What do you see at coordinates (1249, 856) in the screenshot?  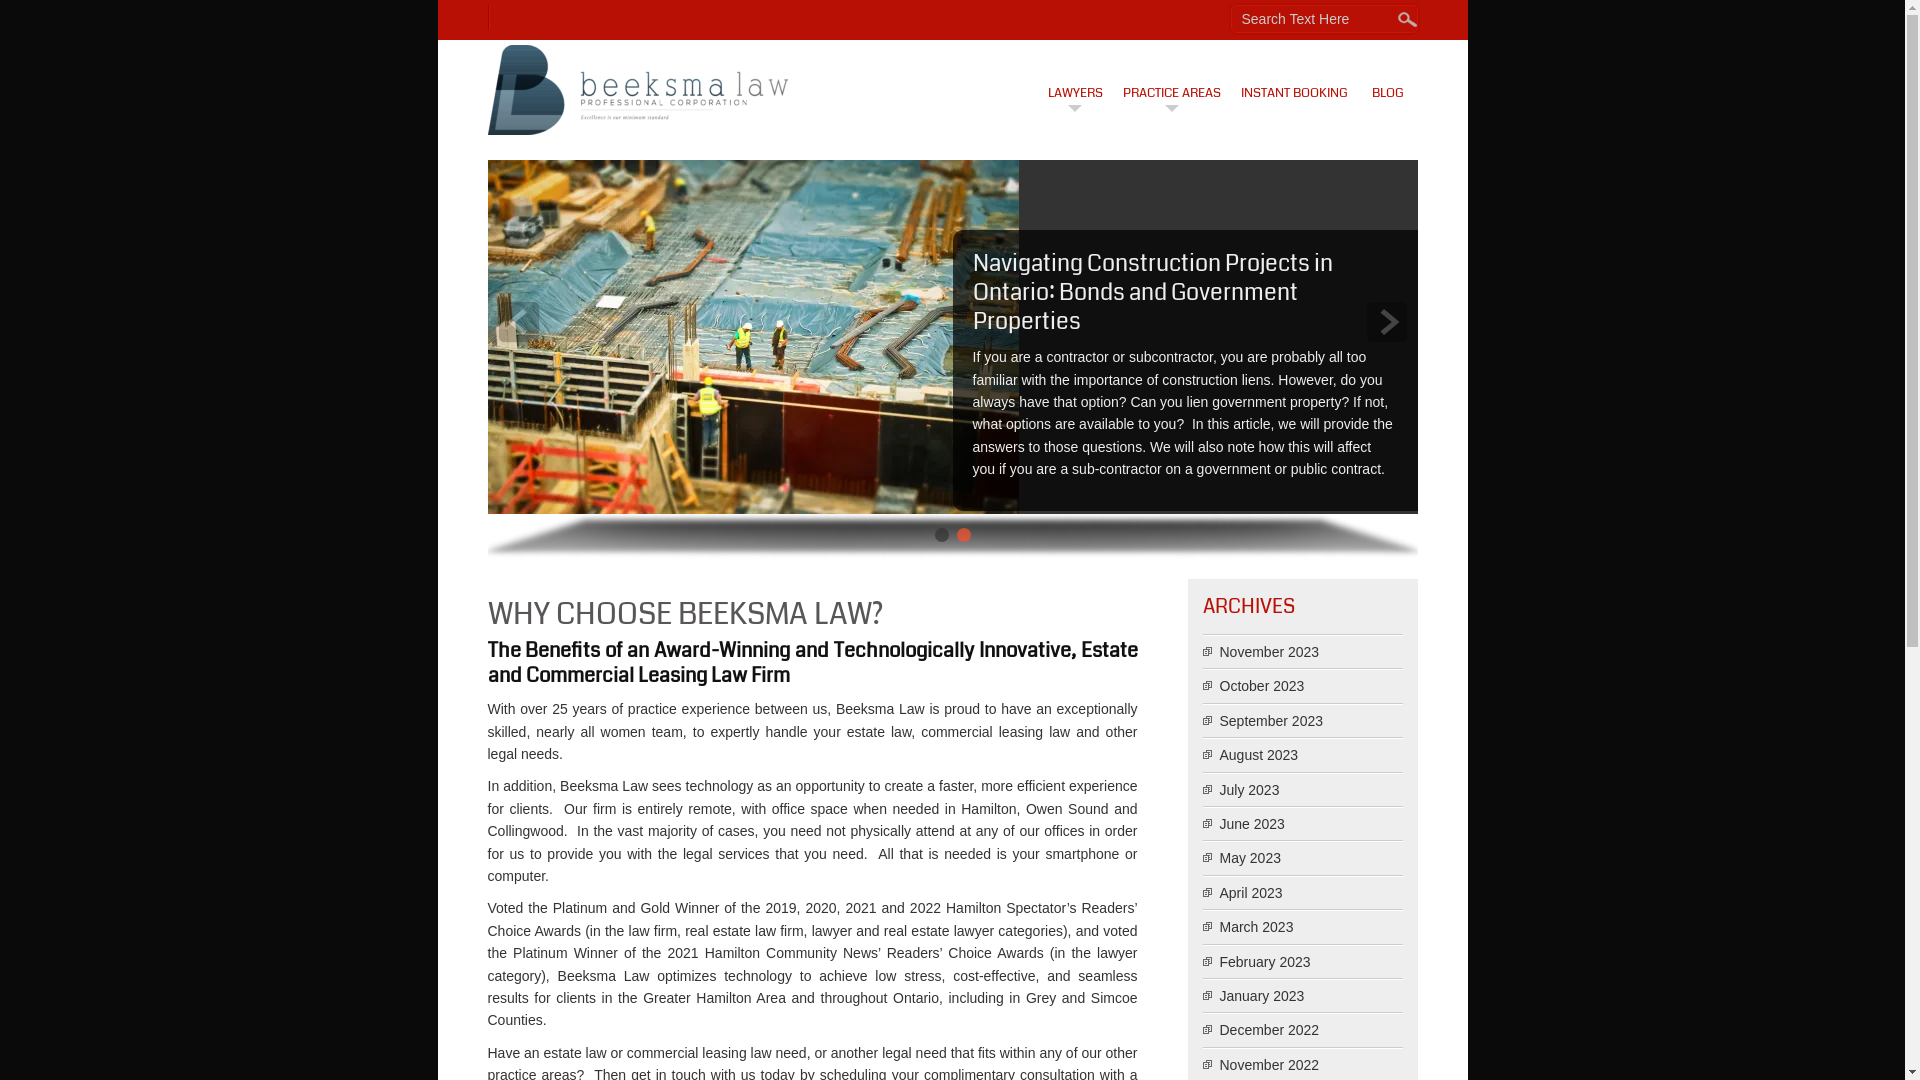 I see `'May 2023'` at bounding box center [1249, 856].